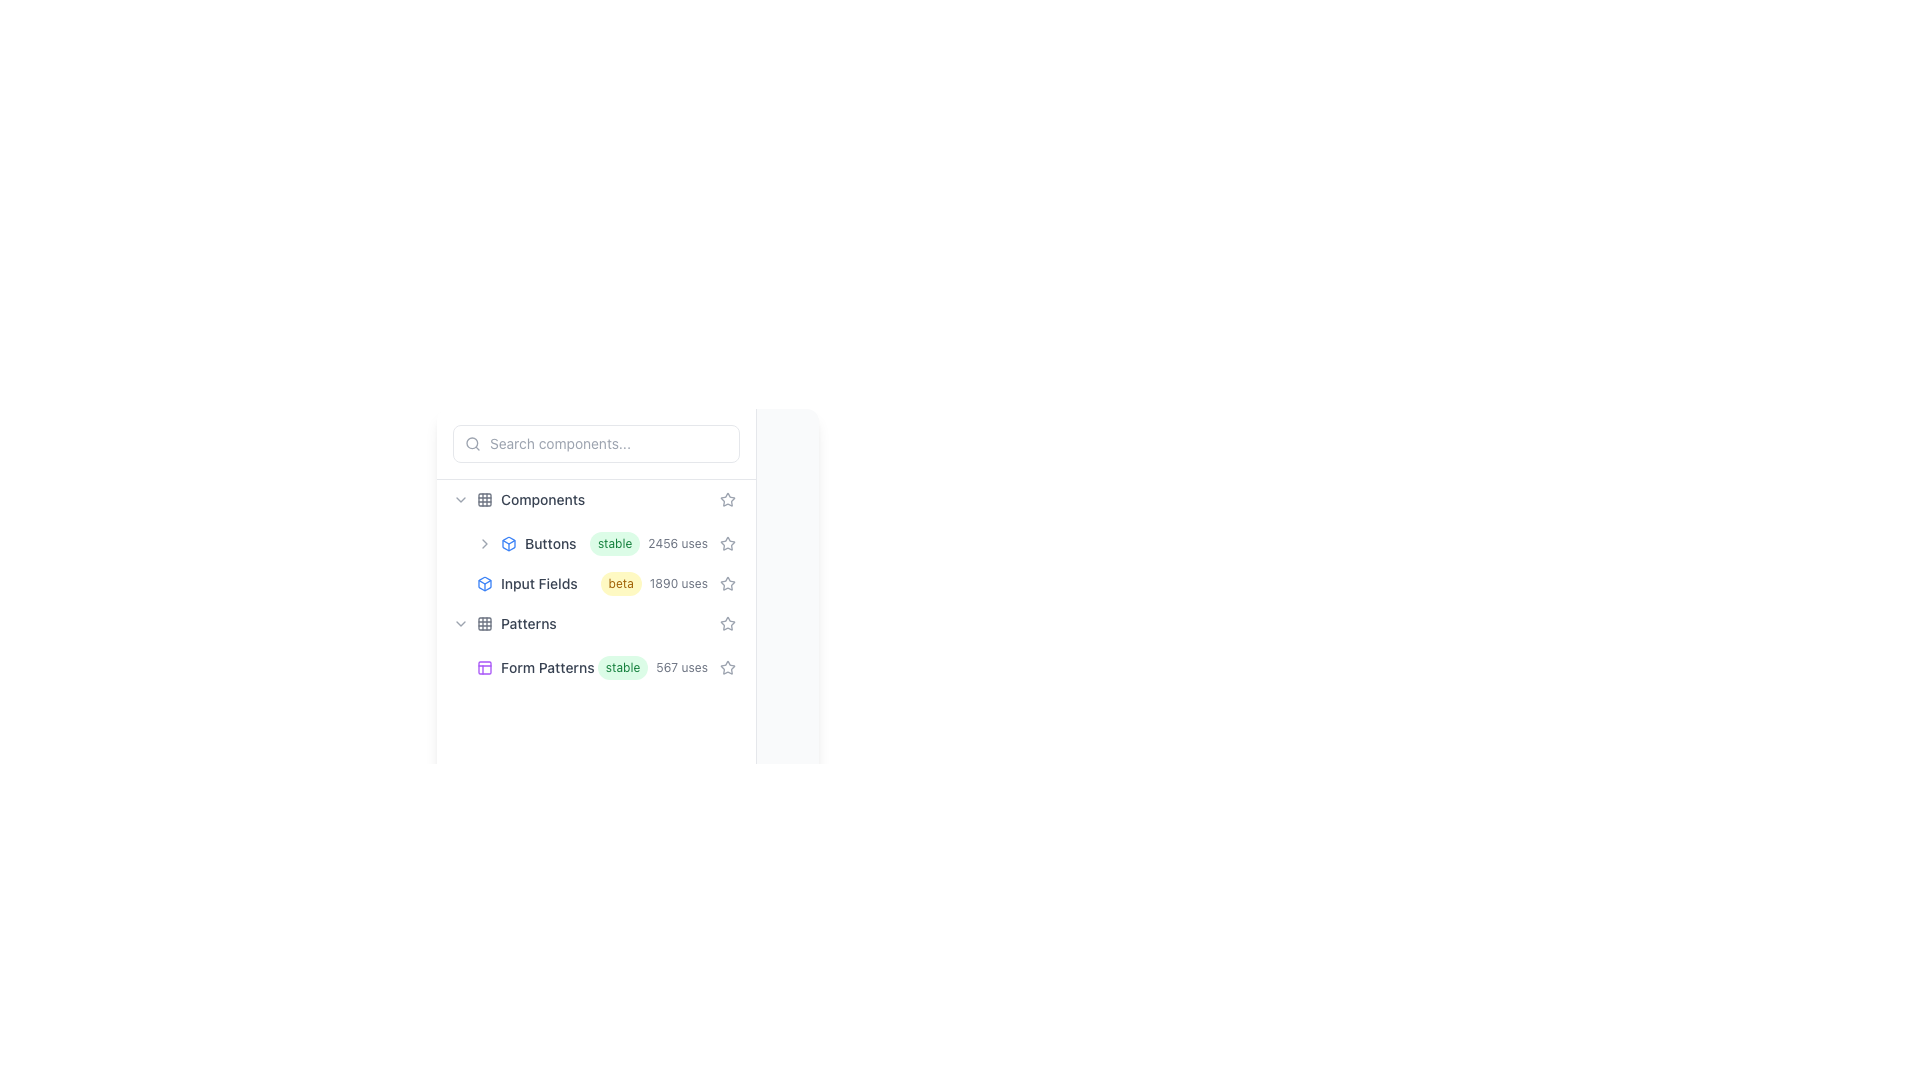 Image resolution: width=1920 pixels, height=1080 pixels. Describe the element at coordinates (595, 583) in the screenshot. I see `the yellow badge labeled 'beta' in the 'Input Fields' list item to read its content` at that location.